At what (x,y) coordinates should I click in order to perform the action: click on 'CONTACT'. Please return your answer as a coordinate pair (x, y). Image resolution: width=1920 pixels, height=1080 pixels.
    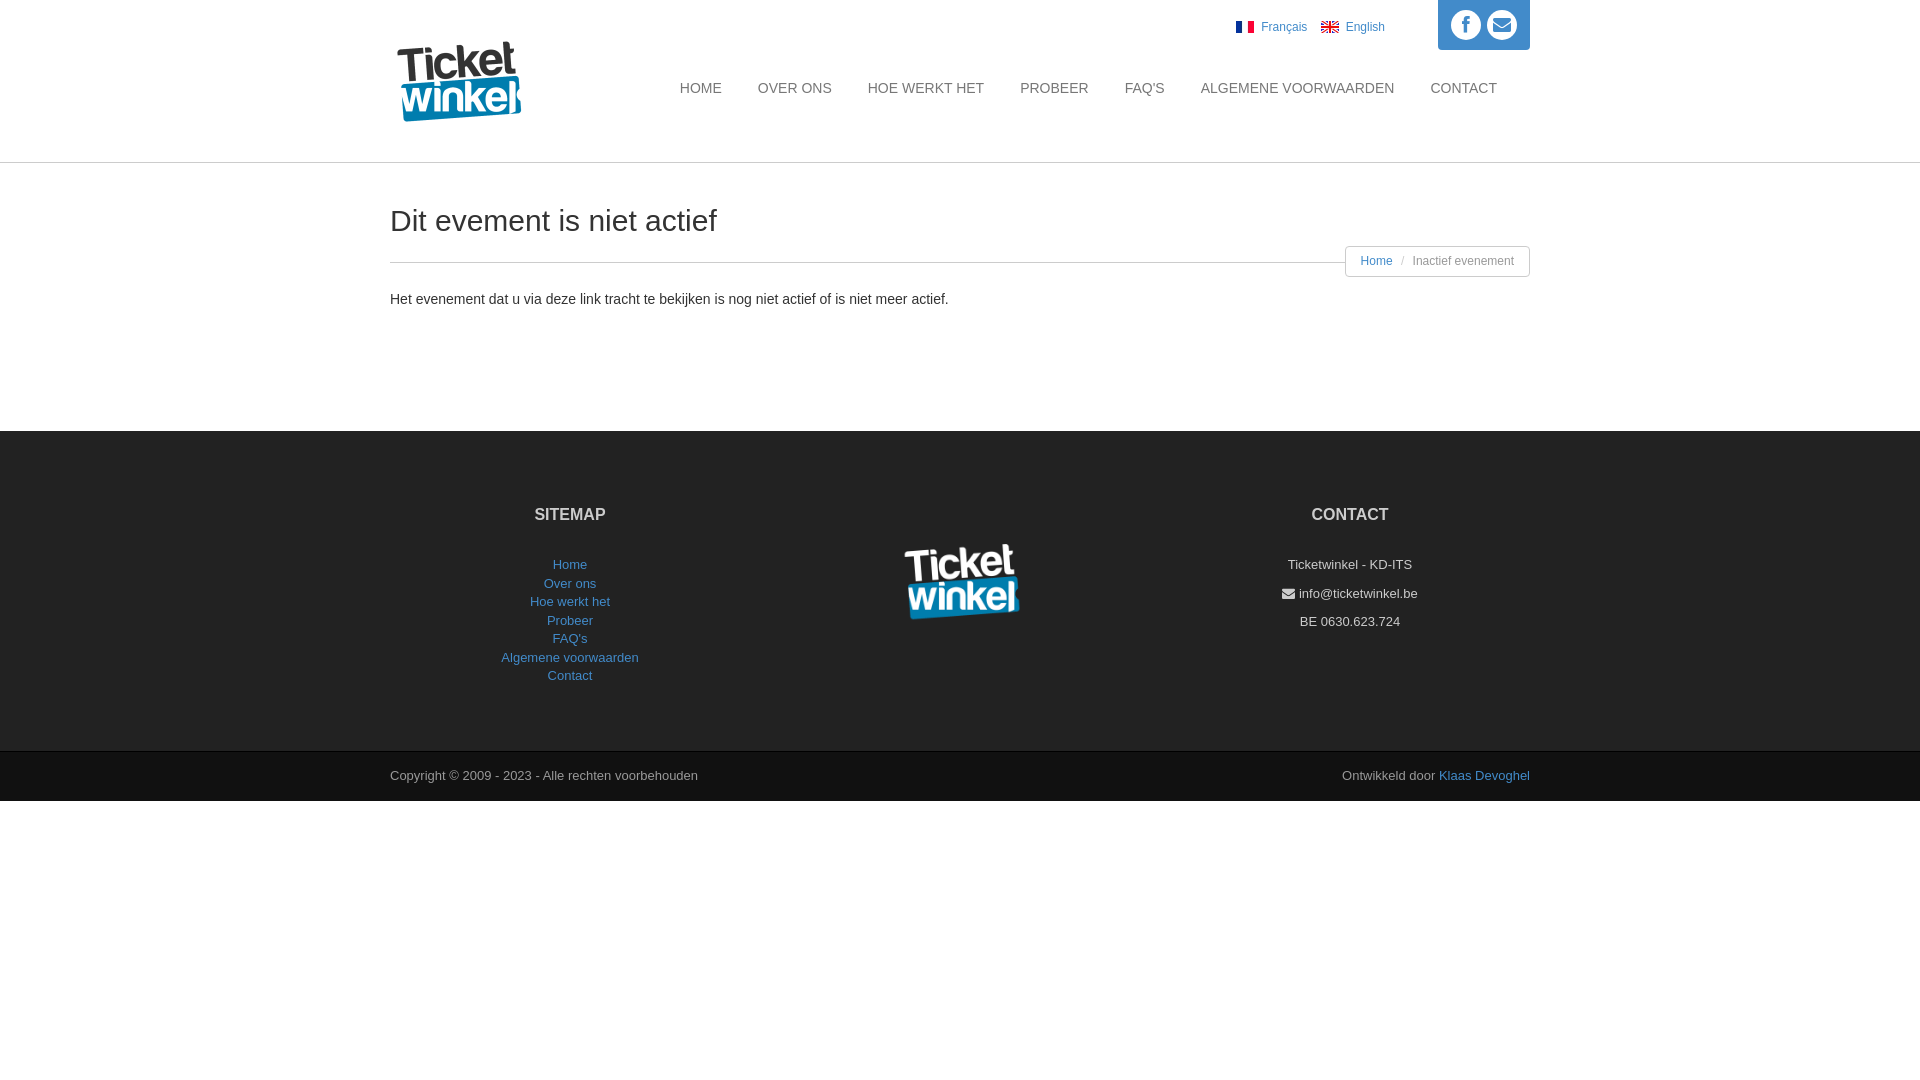
    Looking at the image, I should click on (1463, 87).